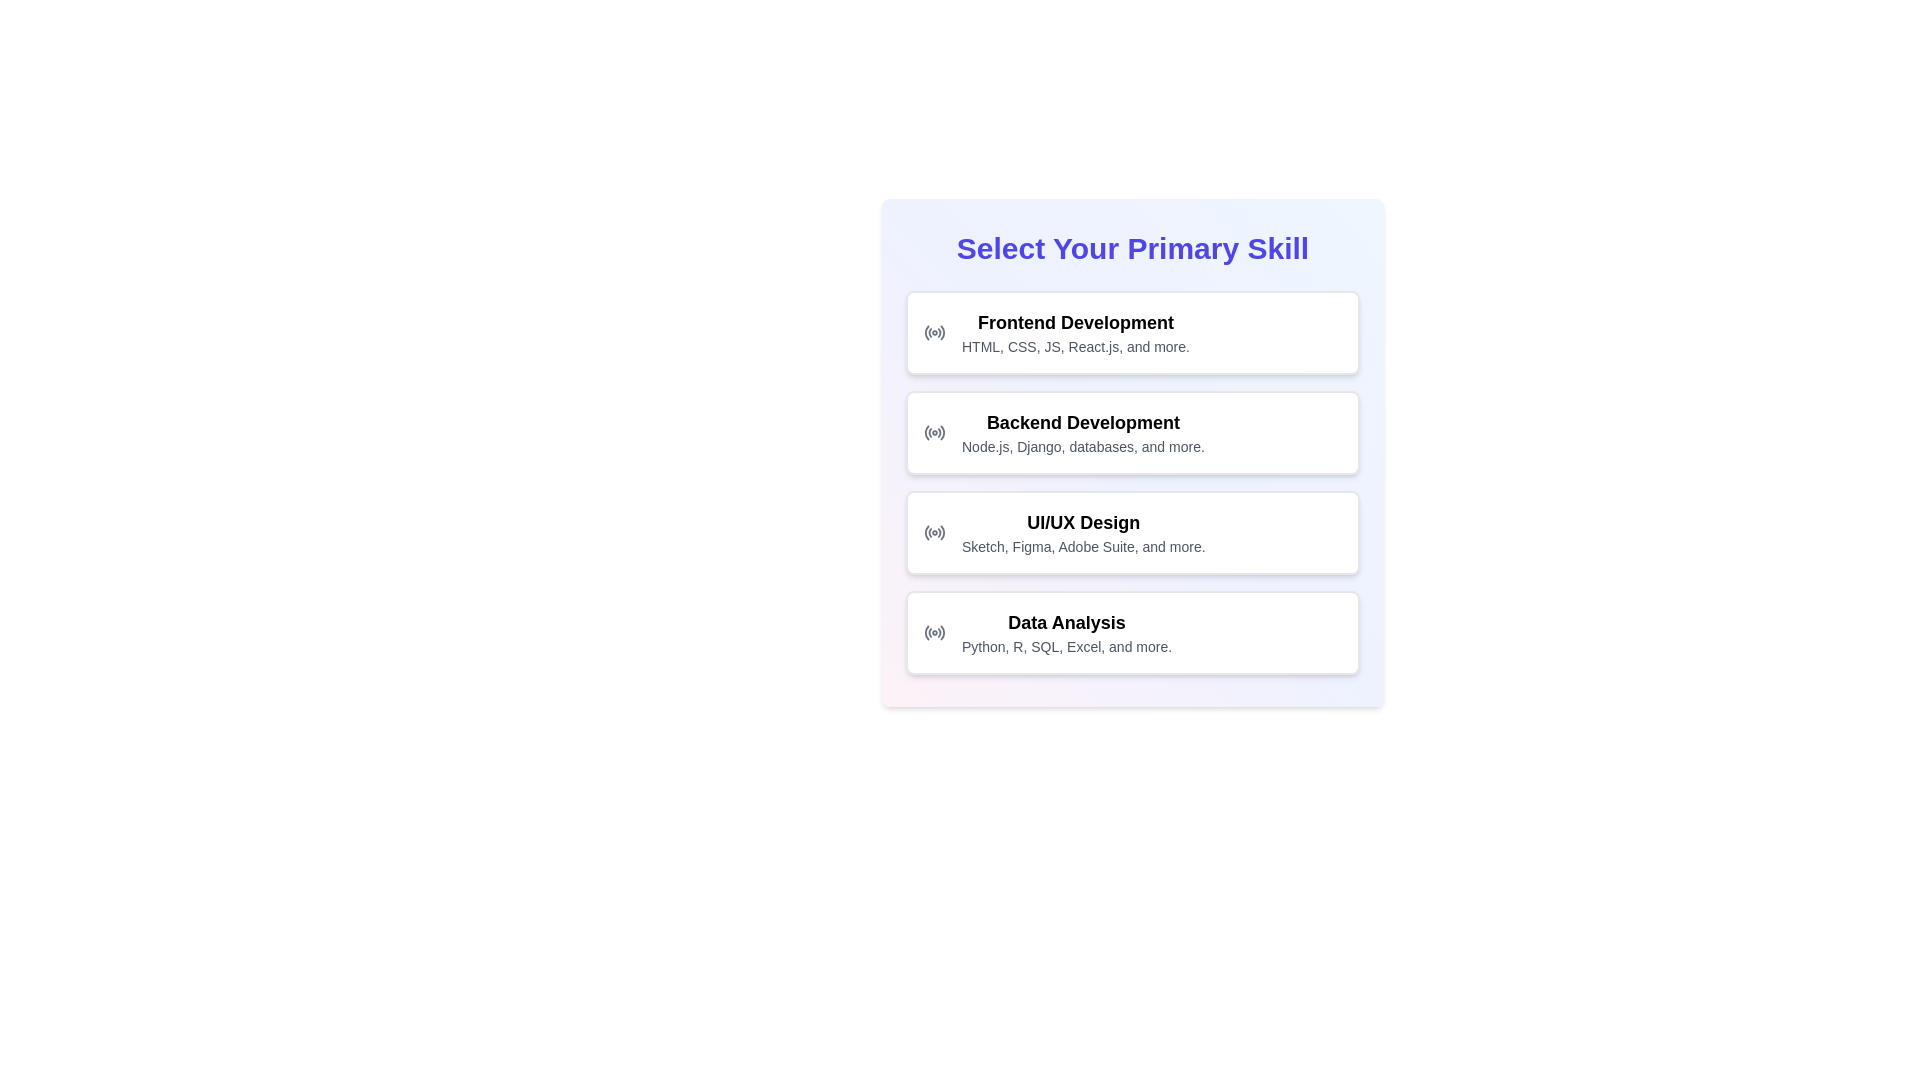 The image size is (1920, 1080). What do you see at coordinates (926, 632) in the screenshot?
I see `the innermost curve on the left side of the concentric arcs in the circular icon associated with the 'Data Analysis' option` at bounding box center [926, 632].